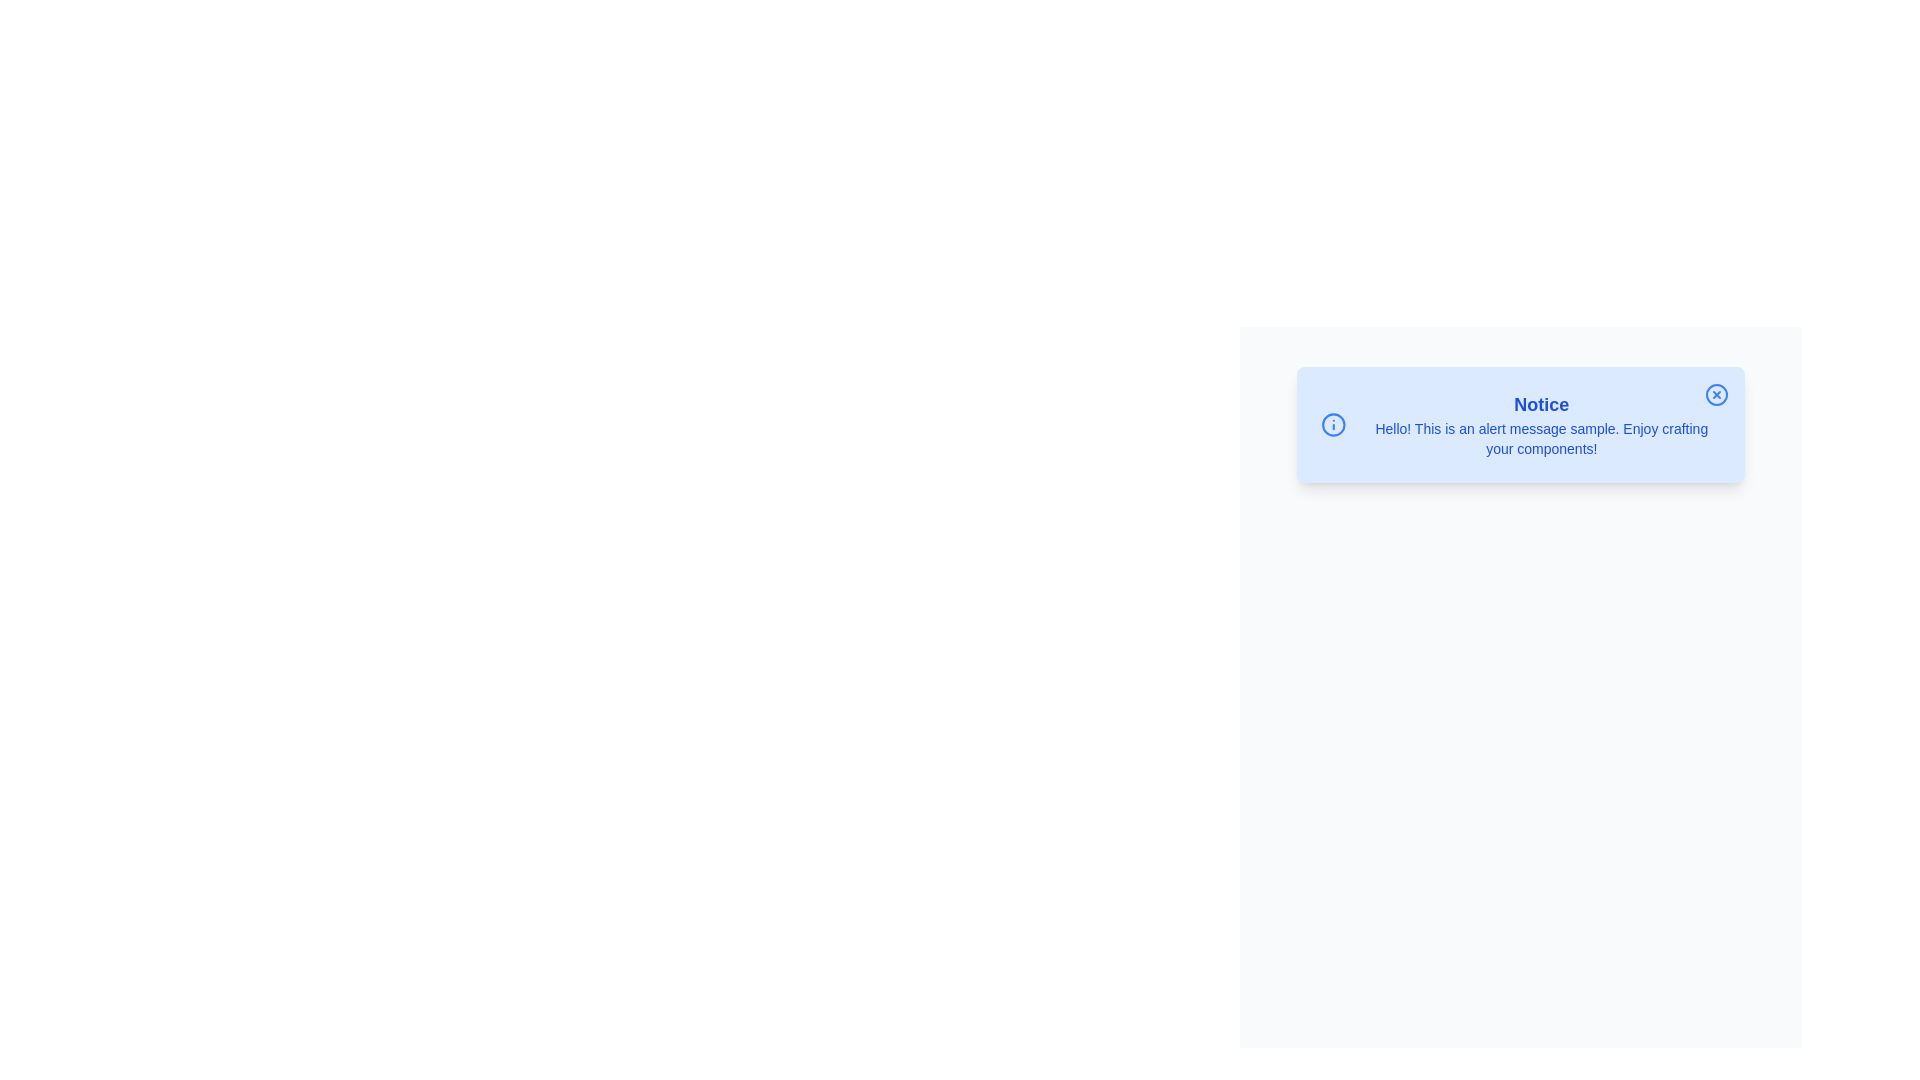 The image size is (1920, 1080). Describe the element at coordinates (1333, 423) in the screenshot. I see `the circular blue icon with two vertical dots, which is positioned to the left of the notification message titled 'Notice'` at that location.